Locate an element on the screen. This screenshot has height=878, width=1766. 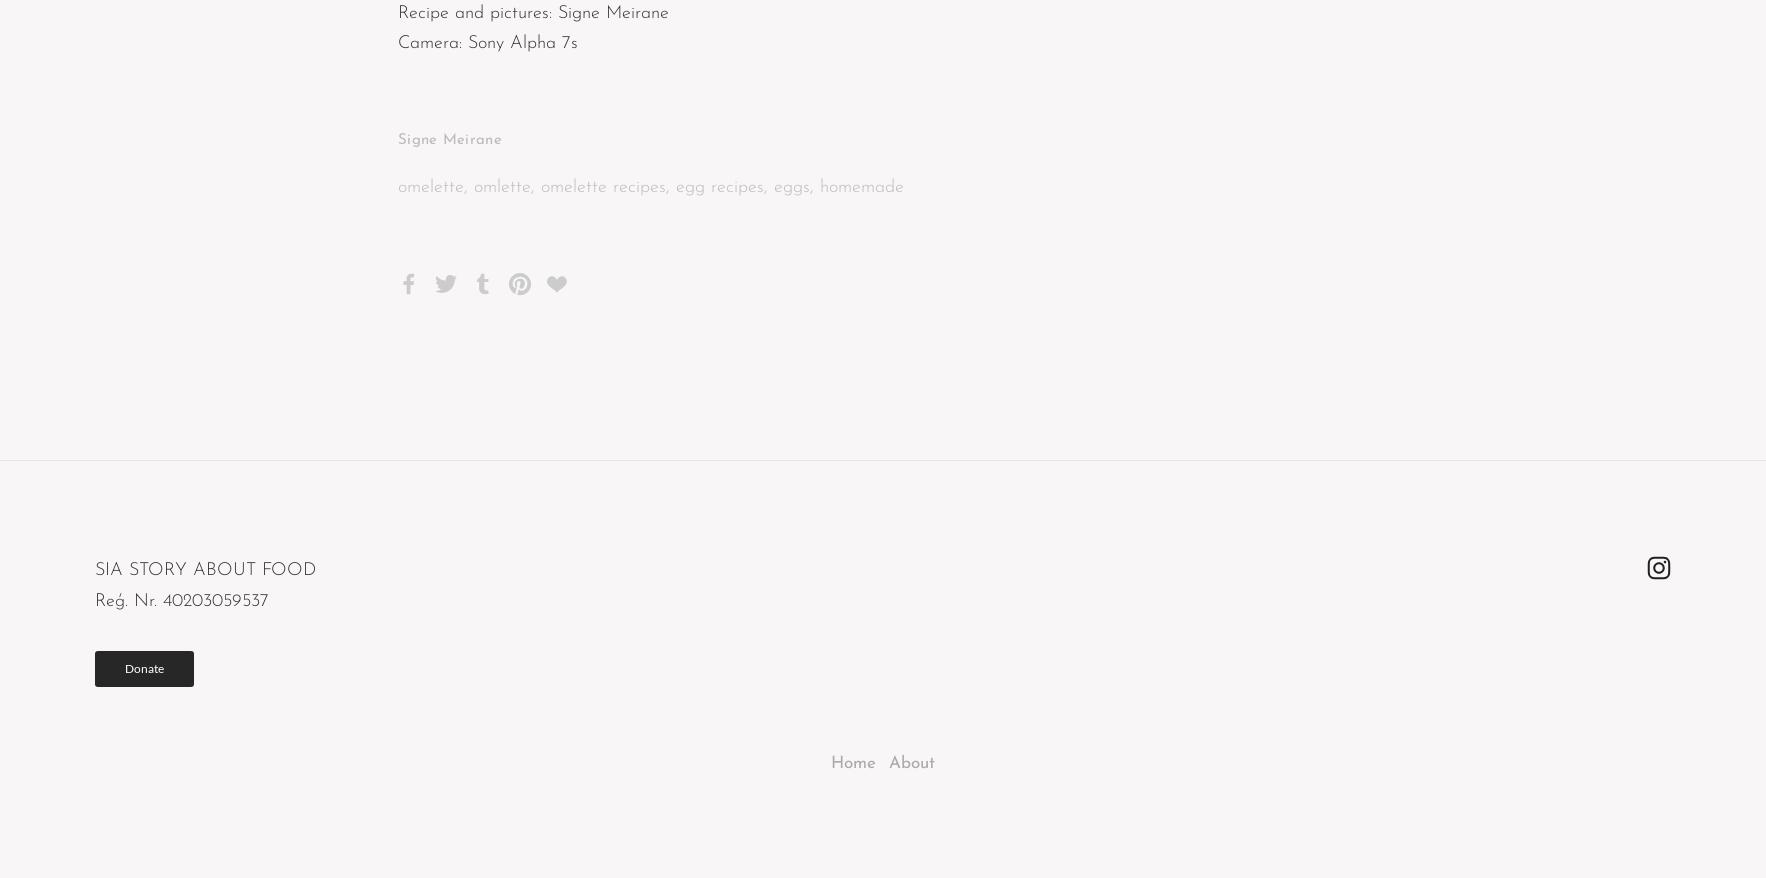
'Home' is located at coordinates (852, 762).